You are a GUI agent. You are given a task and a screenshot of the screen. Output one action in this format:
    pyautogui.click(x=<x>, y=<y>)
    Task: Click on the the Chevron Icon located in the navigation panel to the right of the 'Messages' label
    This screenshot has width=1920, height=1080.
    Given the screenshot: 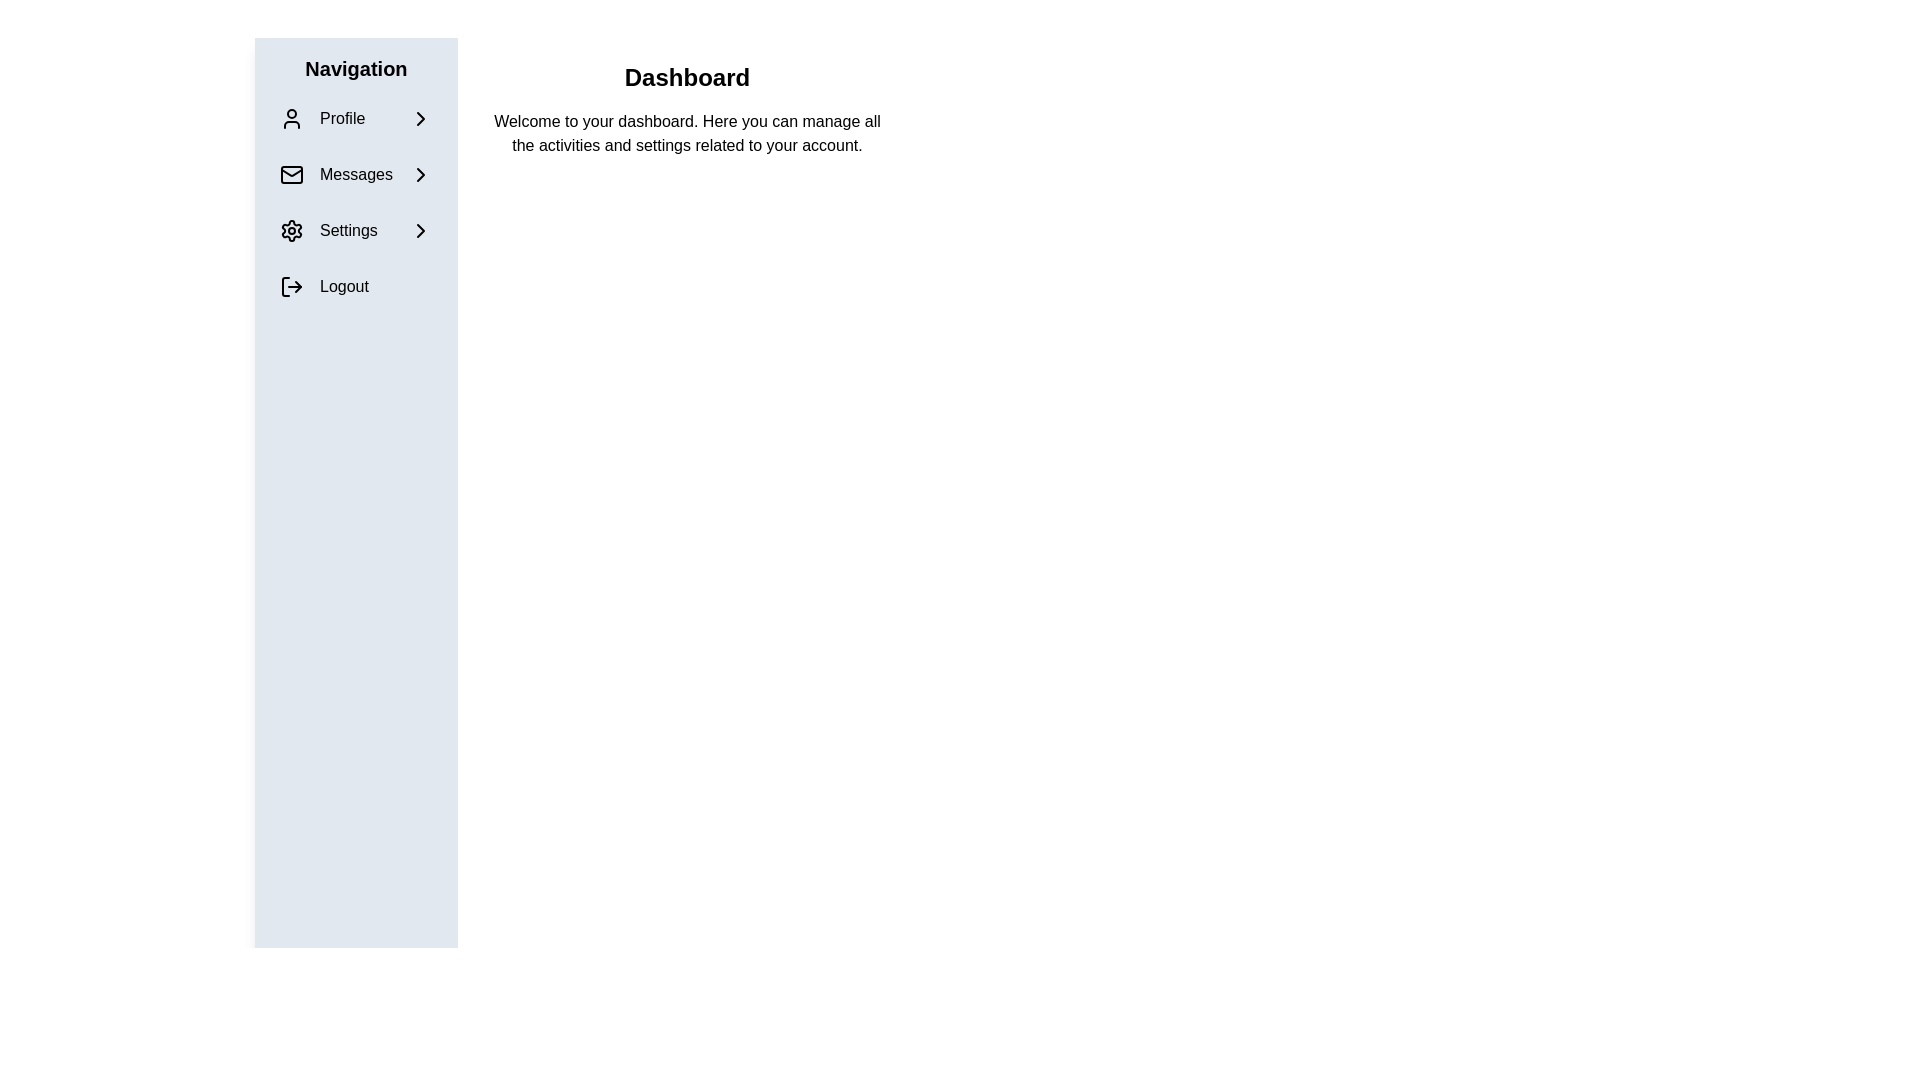 What is the action you would take?
    pyautogui.click(x=419, y=173)
    